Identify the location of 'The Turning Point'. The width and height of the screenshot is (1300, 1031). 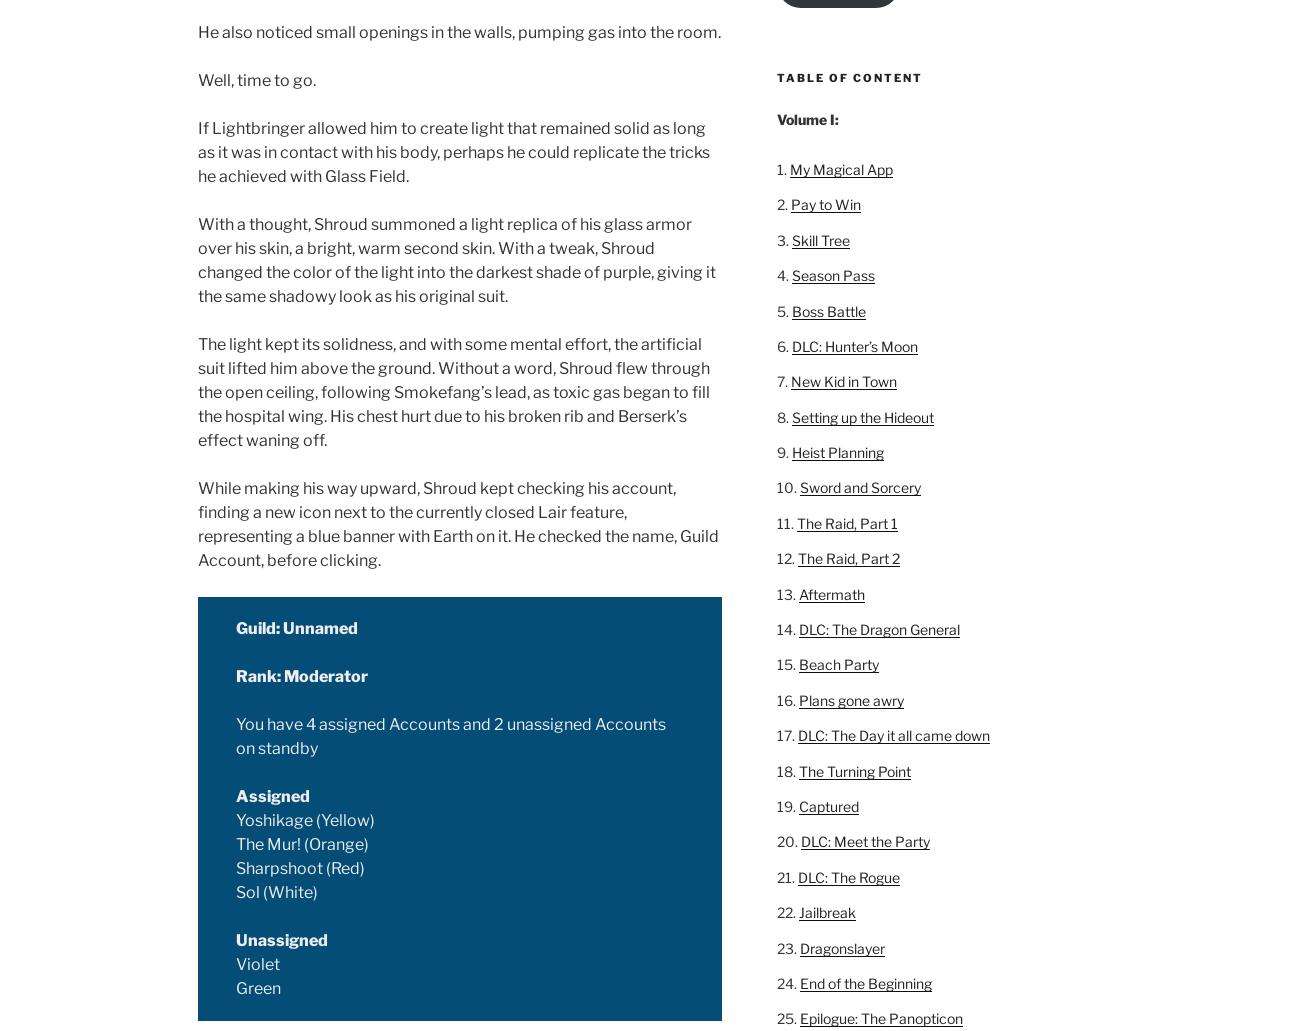
(853, 769).